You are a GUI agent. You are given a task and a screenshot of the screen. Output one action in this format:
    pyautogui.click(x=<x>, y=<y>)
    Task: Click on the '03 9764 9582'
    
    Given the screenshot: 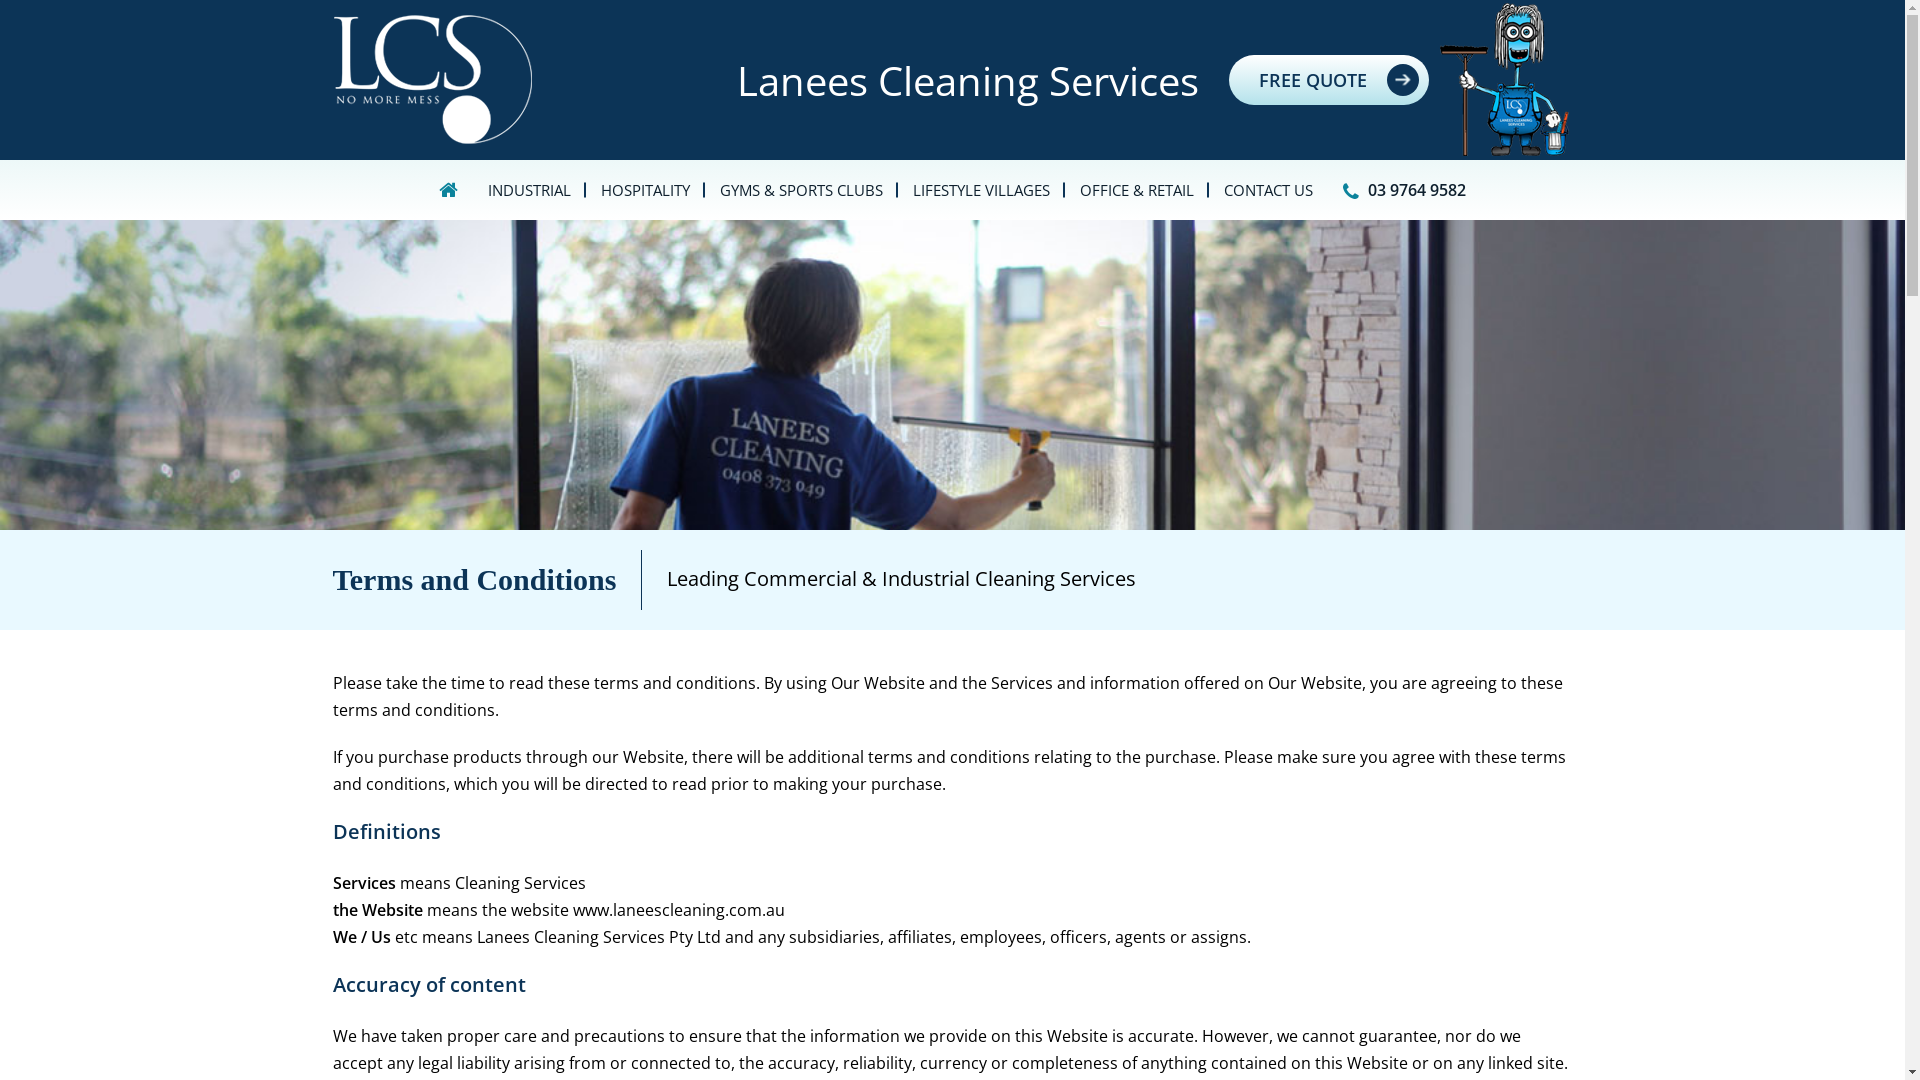 What is the action you would take?
    pyautogui.click(x=1403, y=189)
    